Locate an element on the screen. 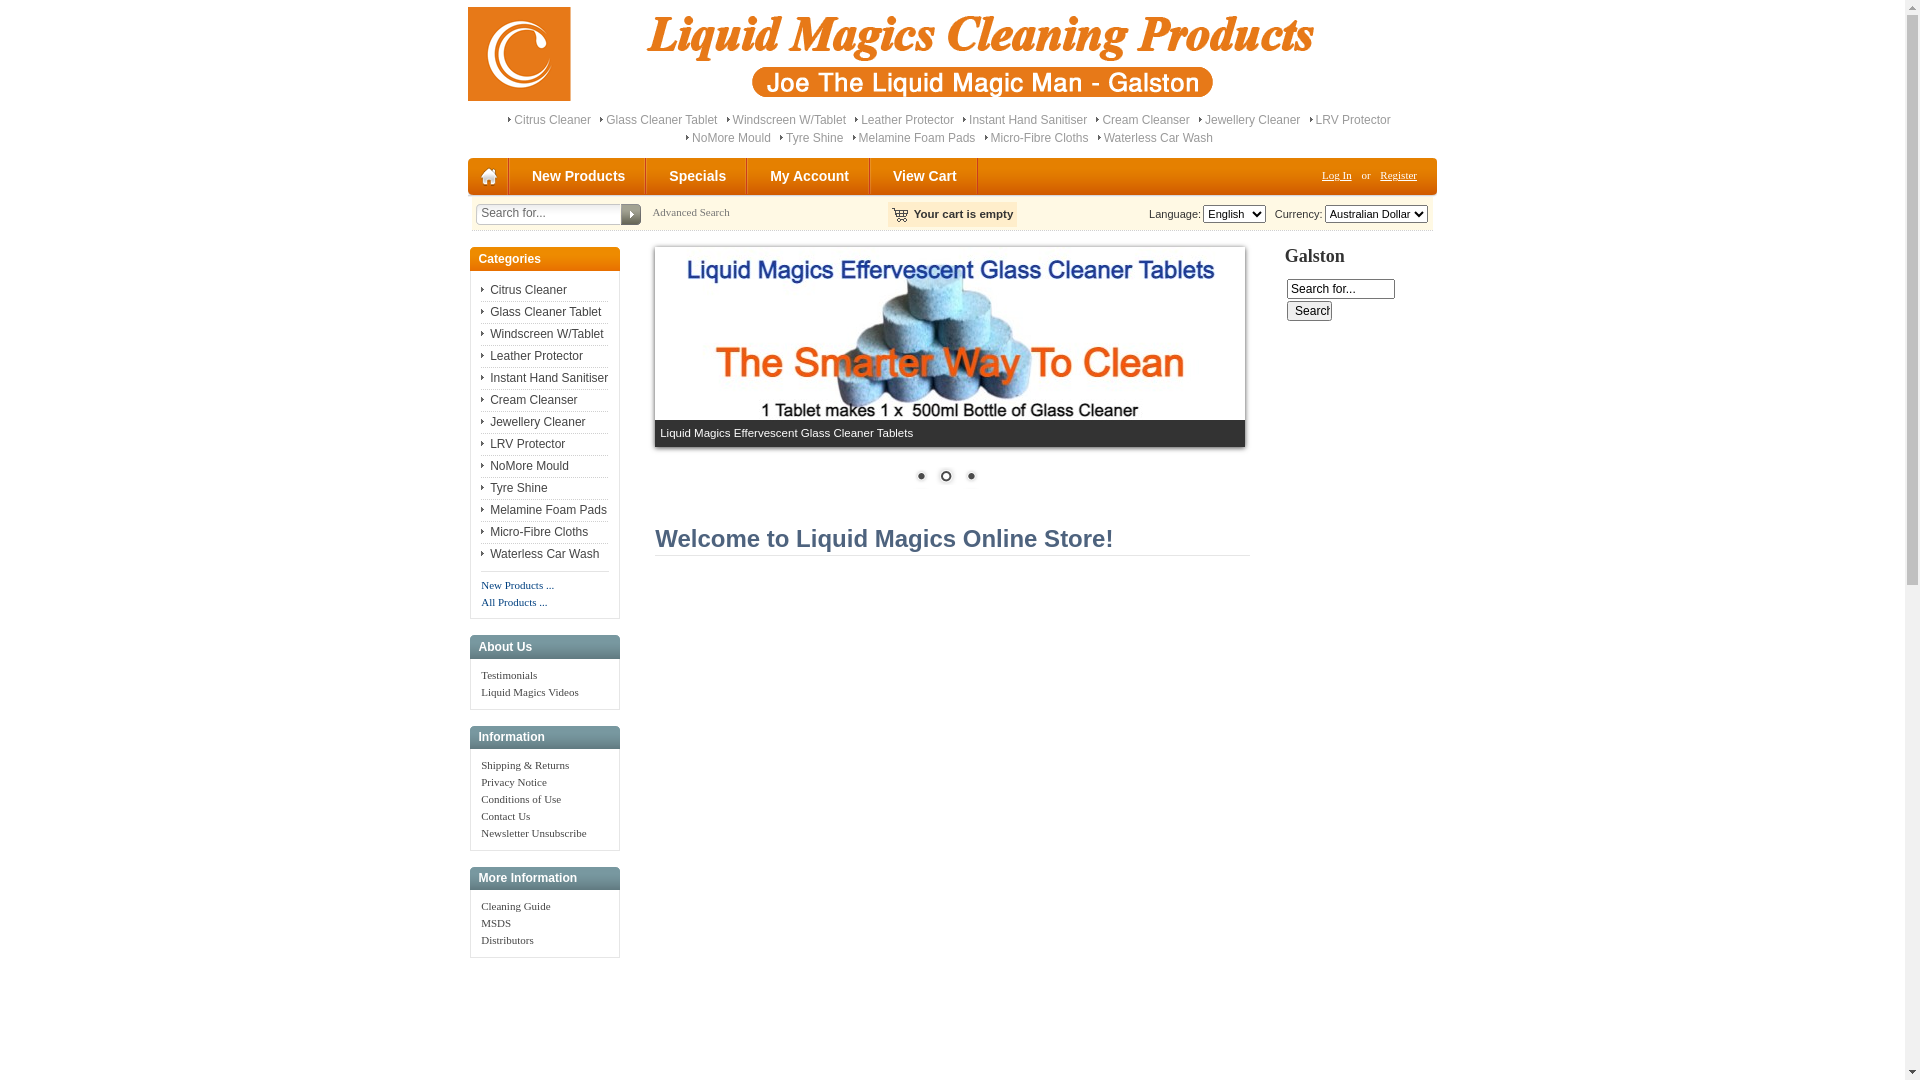 The image size is (1920, 1080). 'NoMore Mould' is located at coordinates (730, 137).